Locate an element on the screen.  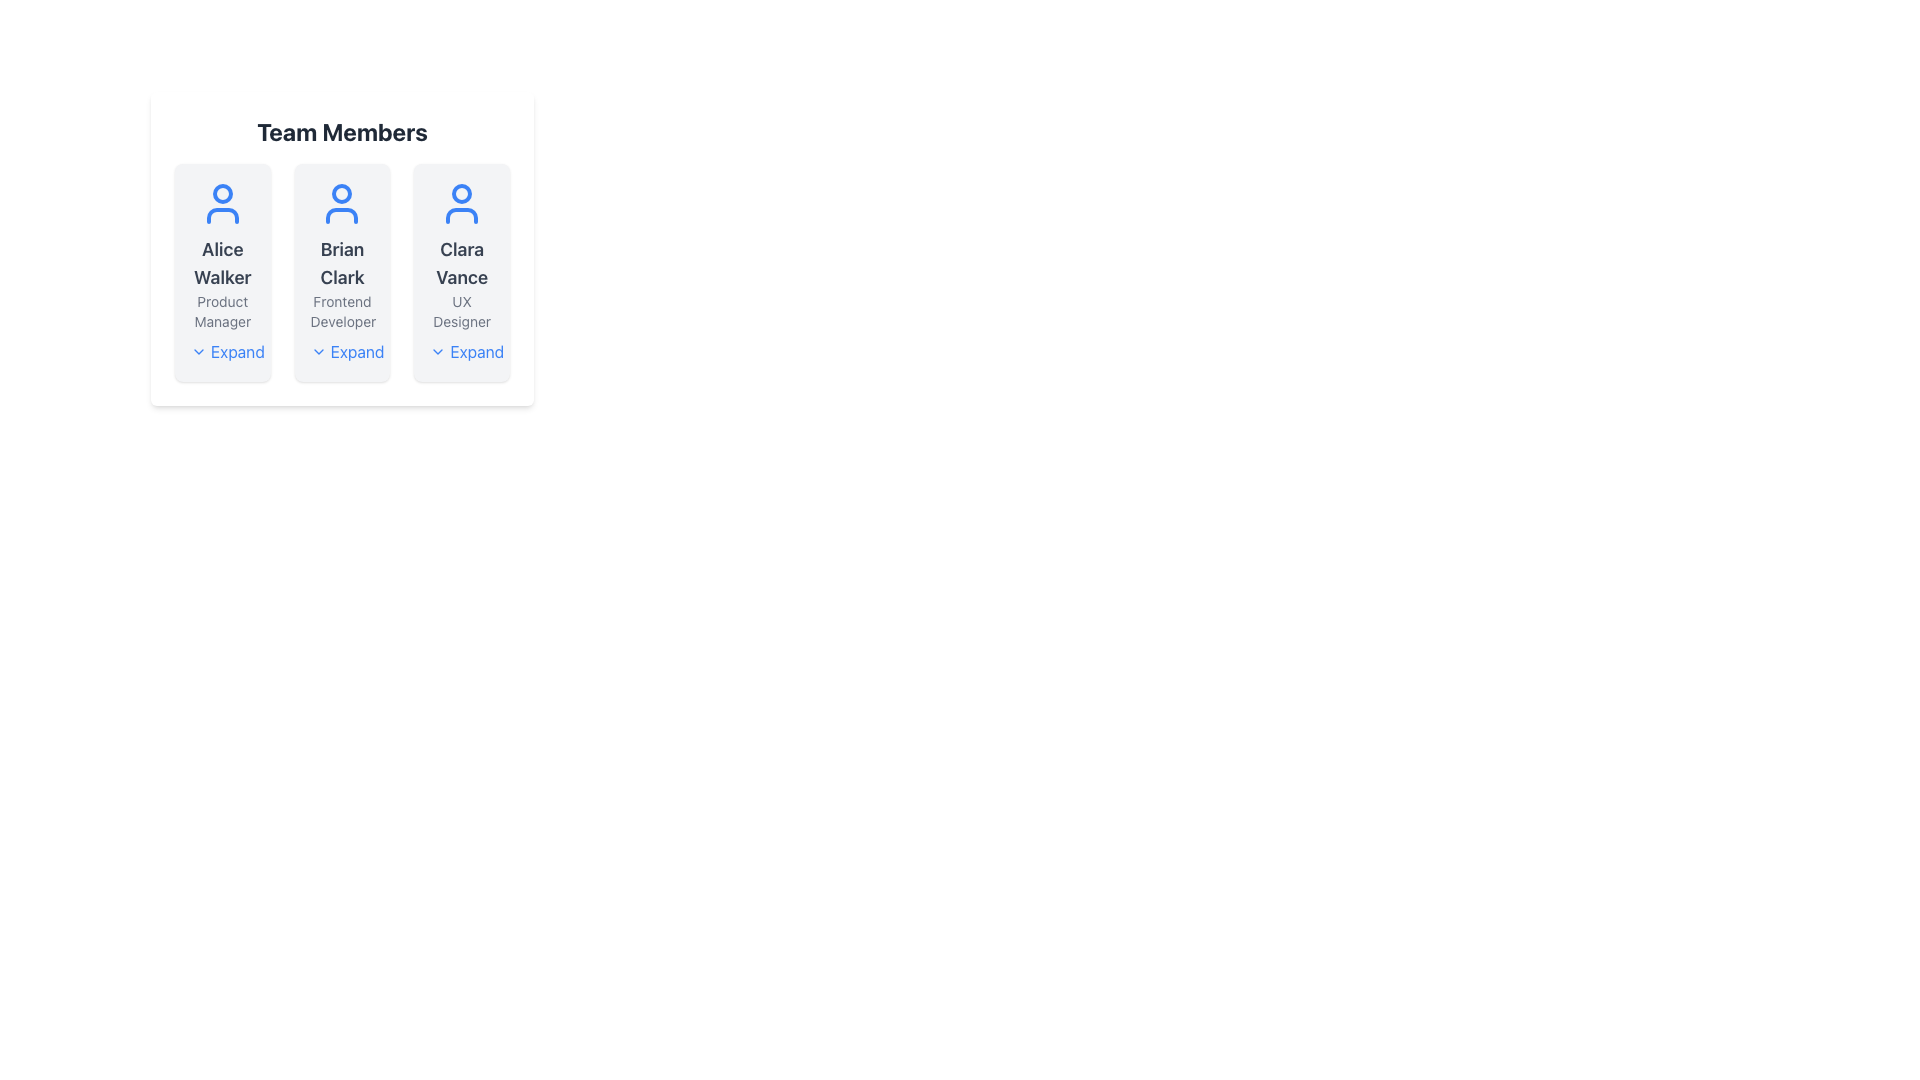
the text component displaying the name 'Brian Clark' in bold and large font, which is part of the profile card and positioned centrally within its area is located at coordinates (342, 262).